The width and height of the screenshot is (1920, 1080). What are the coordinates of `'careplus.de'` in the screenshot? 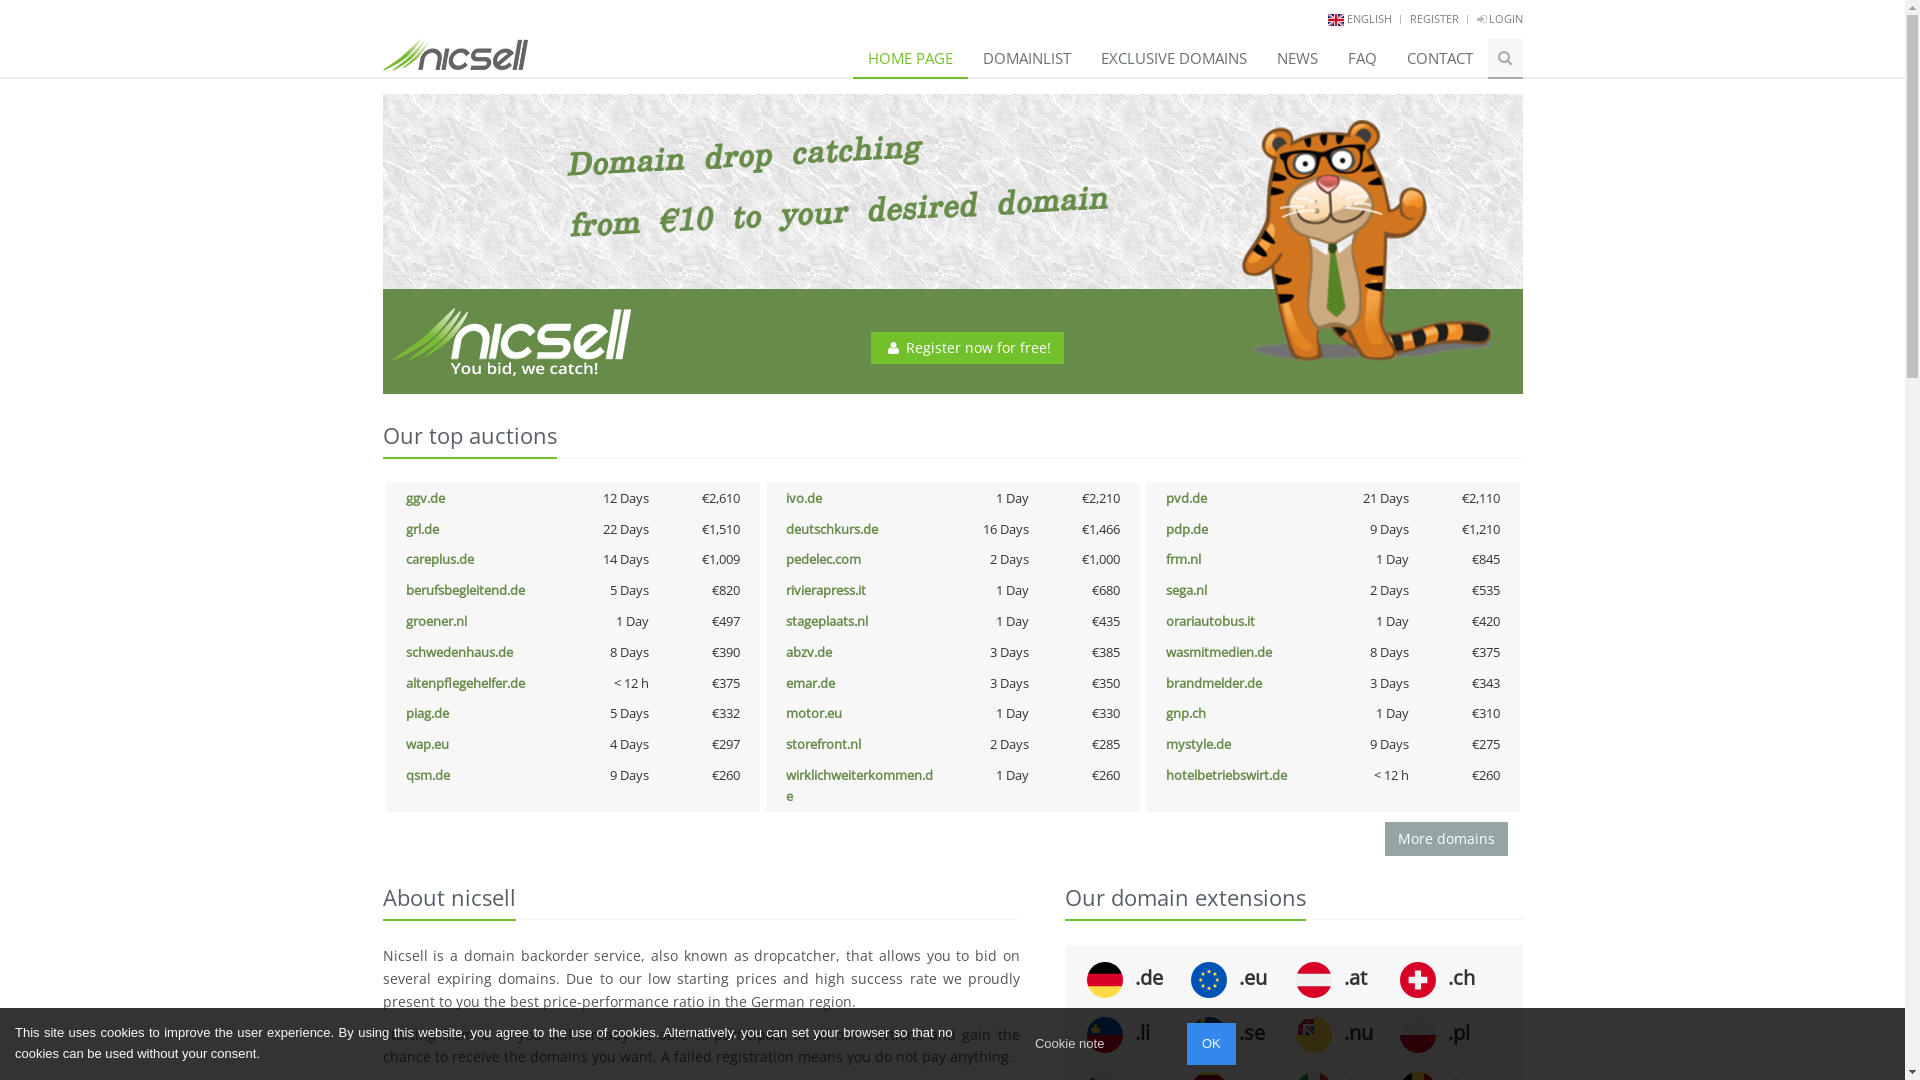 It's located at (439, 559).